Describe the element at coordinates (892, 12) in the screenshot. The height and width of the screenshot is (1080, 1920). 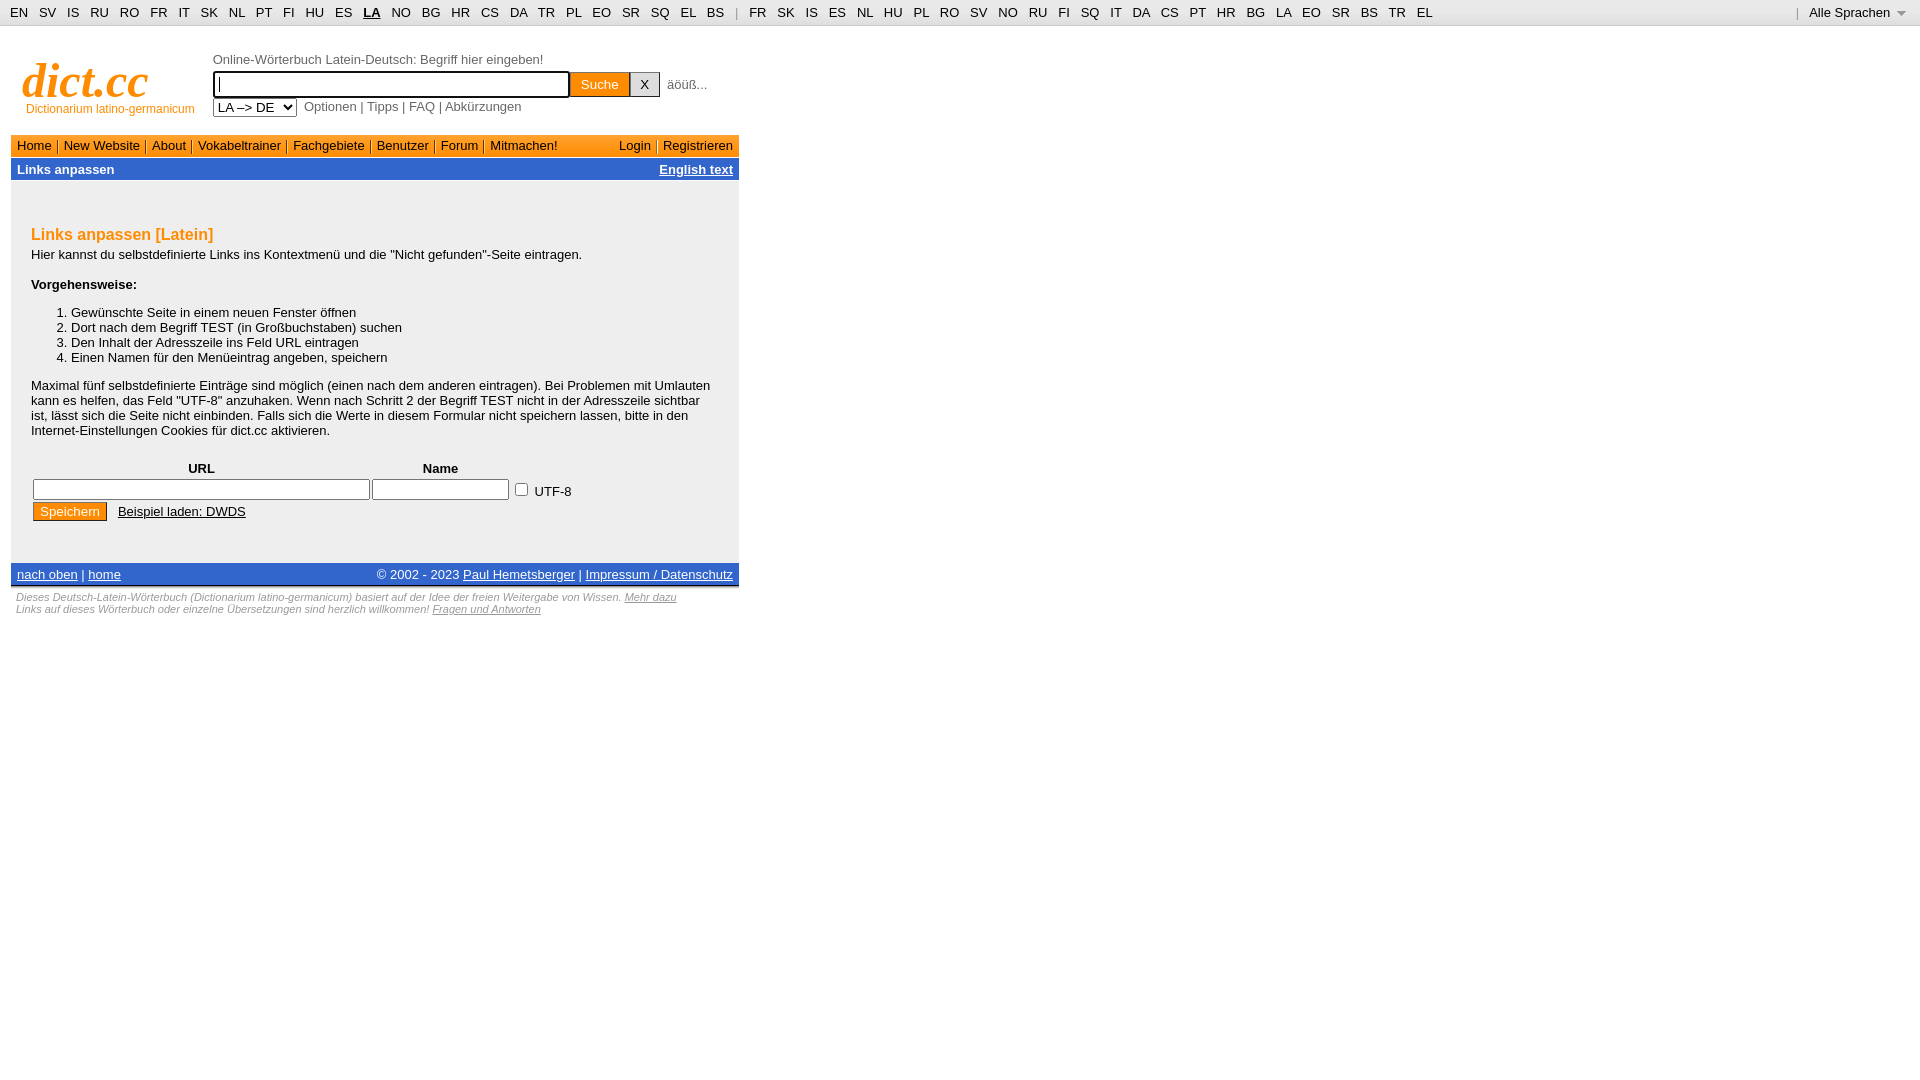
I see `'HU'` at that location.